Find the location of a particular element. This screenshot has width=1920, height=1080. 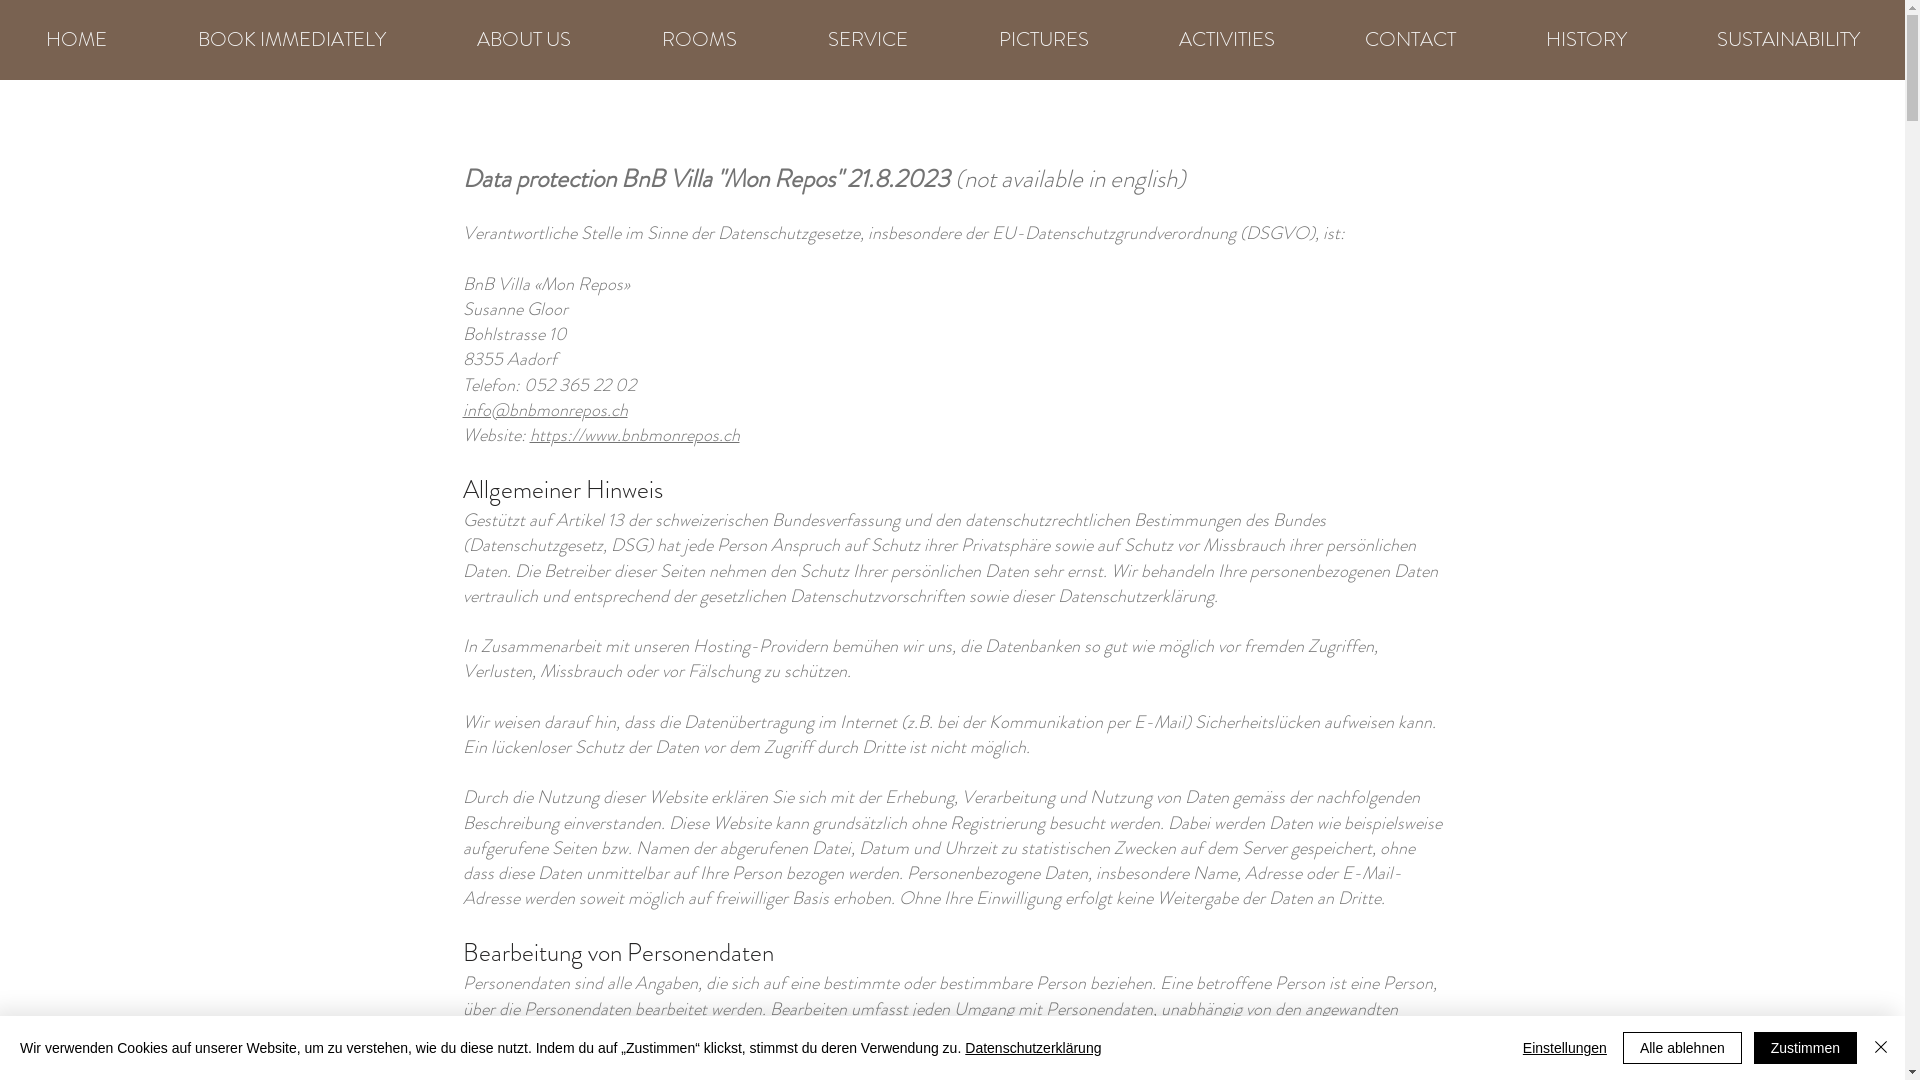

'info@bnbmonrepos.ch' is located at coordinates (544, 408).